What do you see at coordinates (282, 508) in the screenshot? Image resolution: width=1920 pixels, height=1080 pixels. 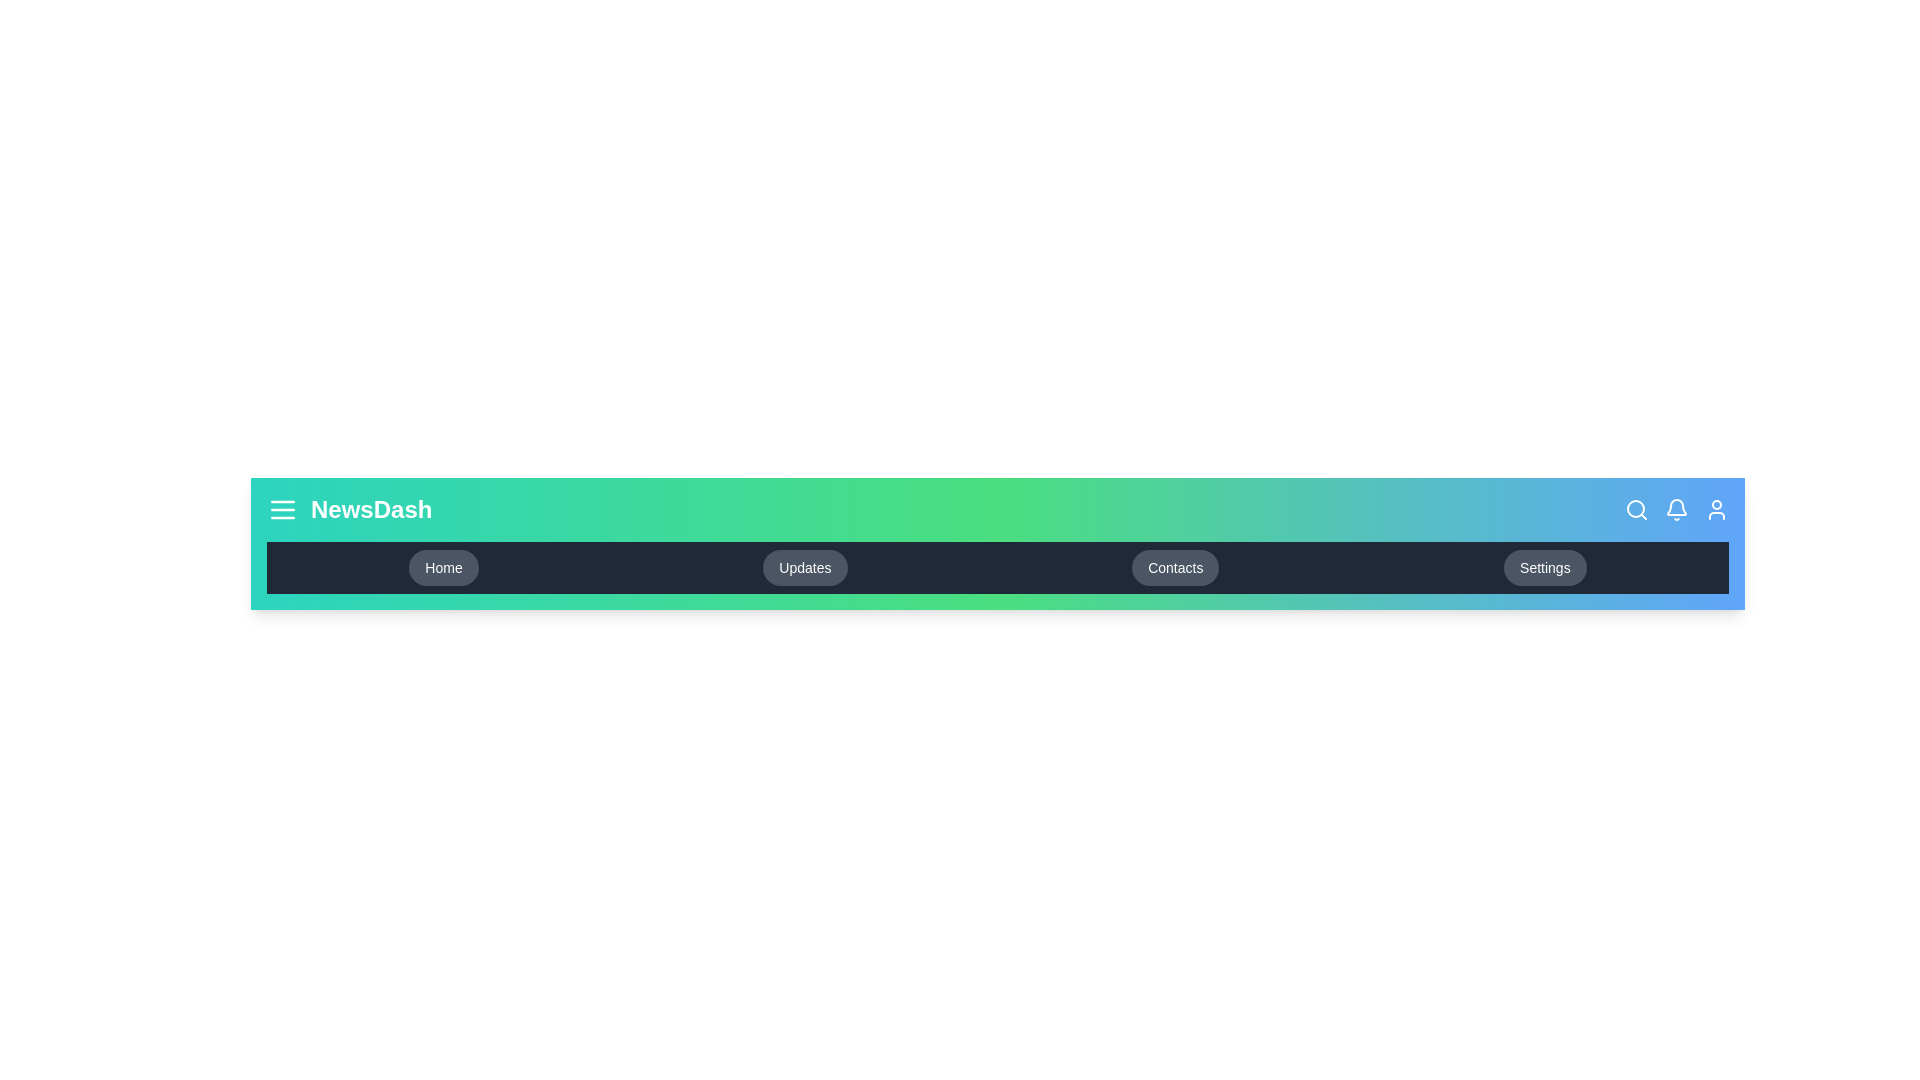 I see `the menu icon to toggle the menu visibility` at bounding box center [282, 508].